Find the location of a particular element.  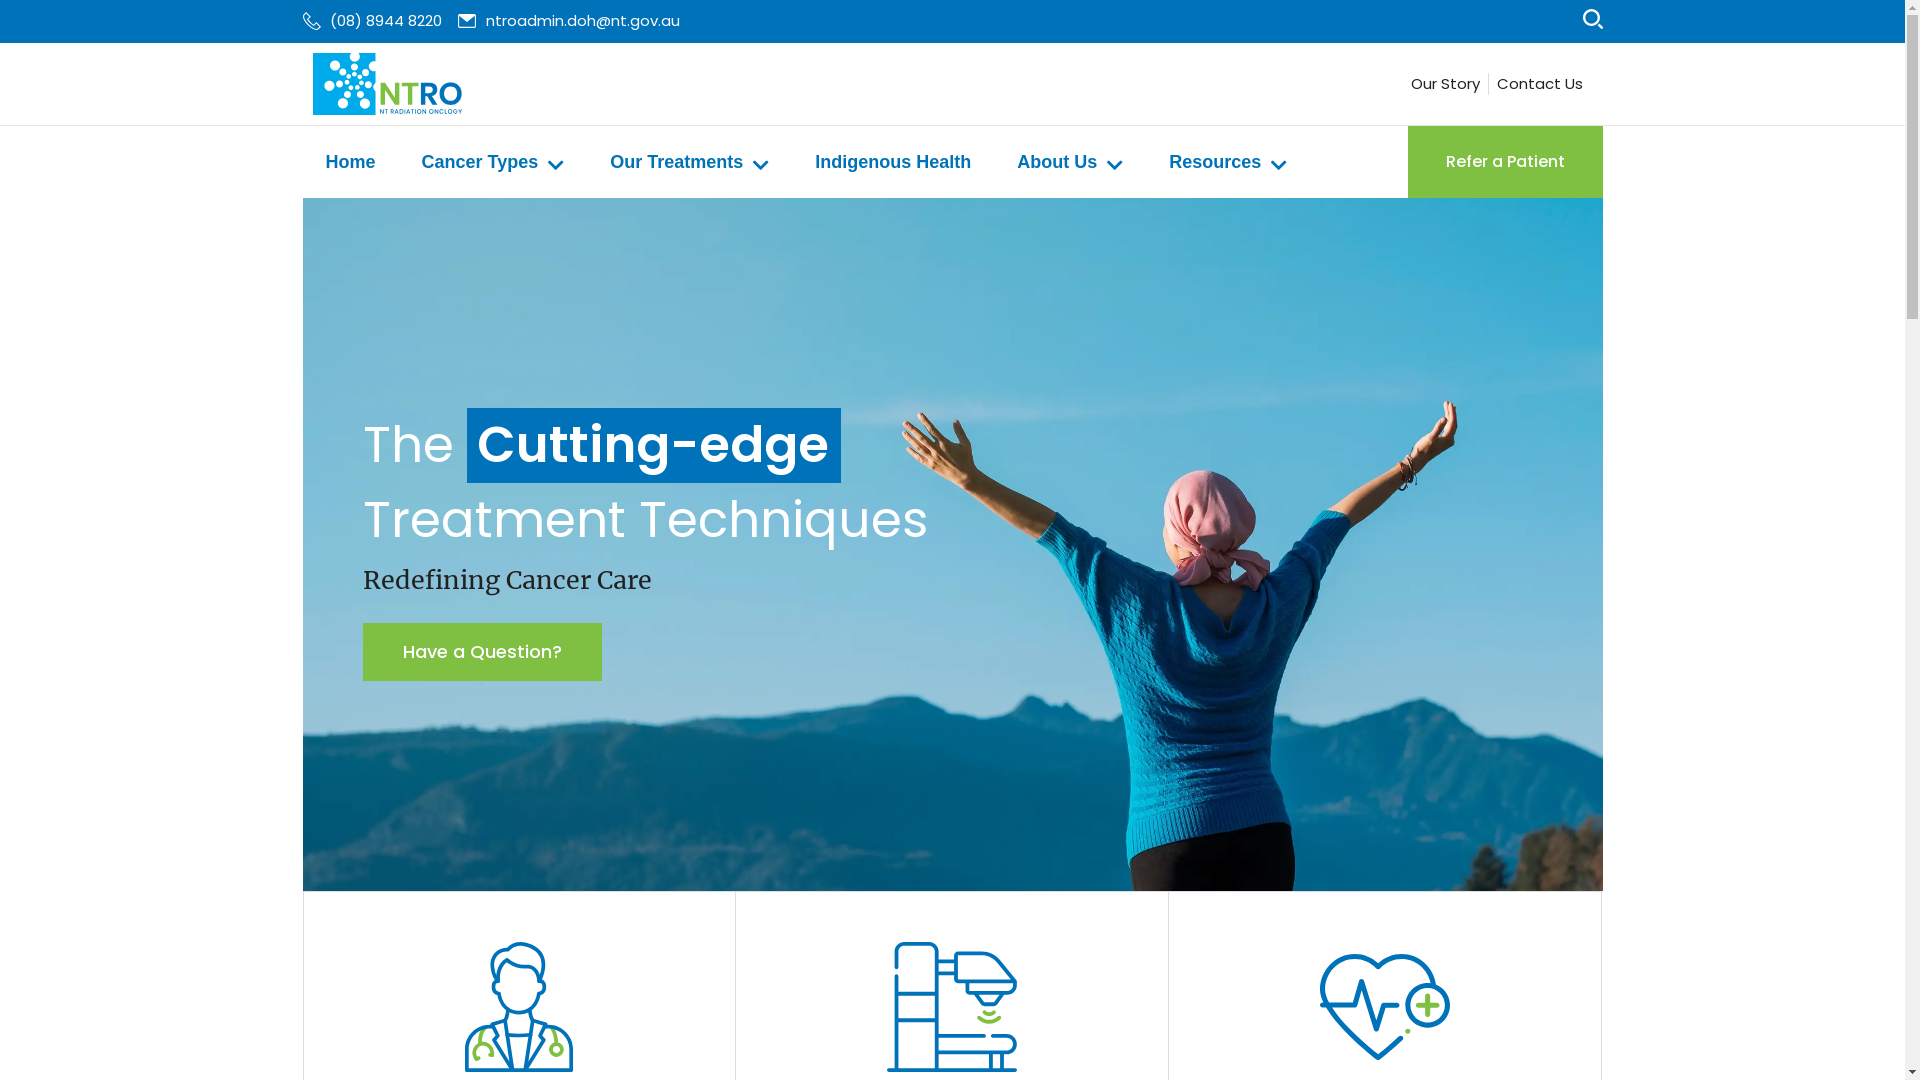

'Refer a Patient' is located at coordinates (1505, 161).